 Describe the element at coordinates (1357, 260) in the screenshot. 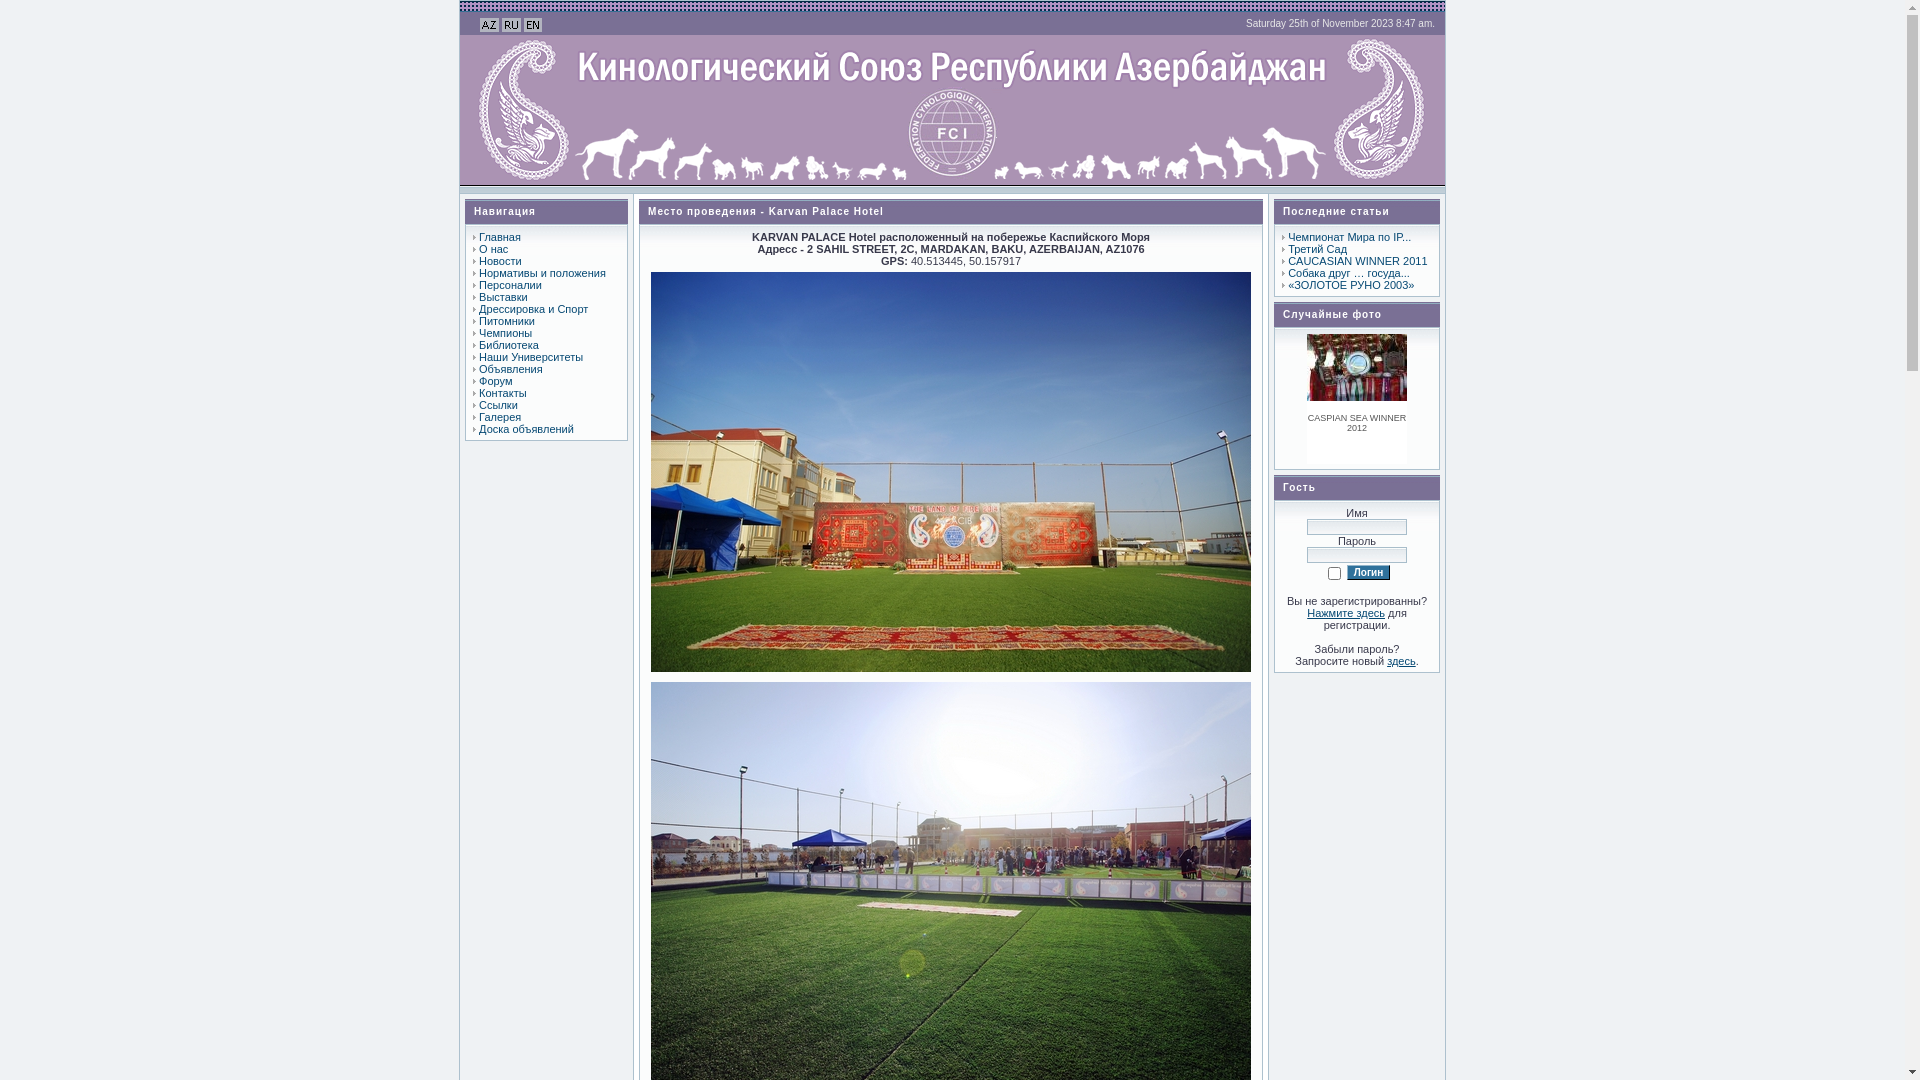

I see `'CAUCASIAN WINNER 2011'` at that location.